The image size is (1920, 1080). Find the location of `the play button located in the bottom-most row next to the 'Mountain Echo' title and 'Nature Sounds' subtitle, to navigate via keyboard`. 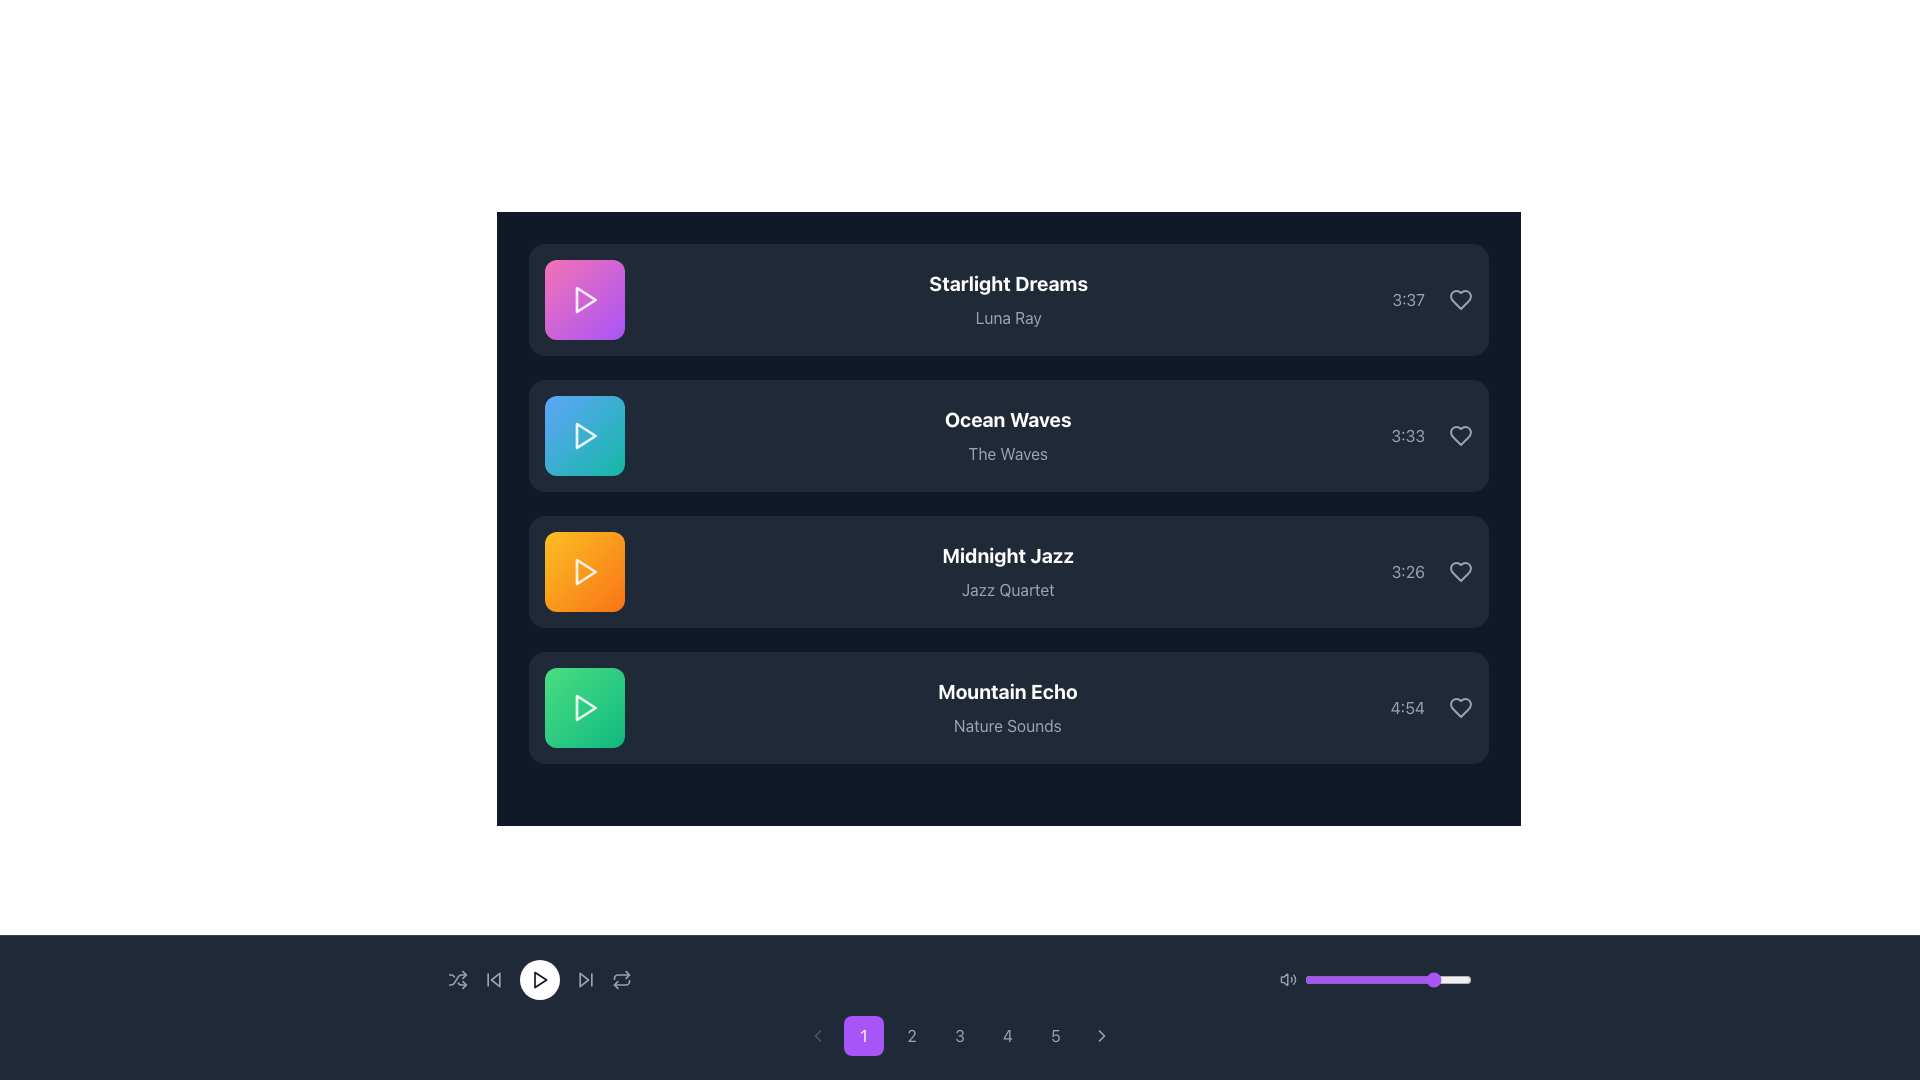

the play button located in the bottom-most row next to the 'Mountain Echo' title and 'Nature Sounds' subtitle, to navigate via keyboard is located at coordinates (584, 707).